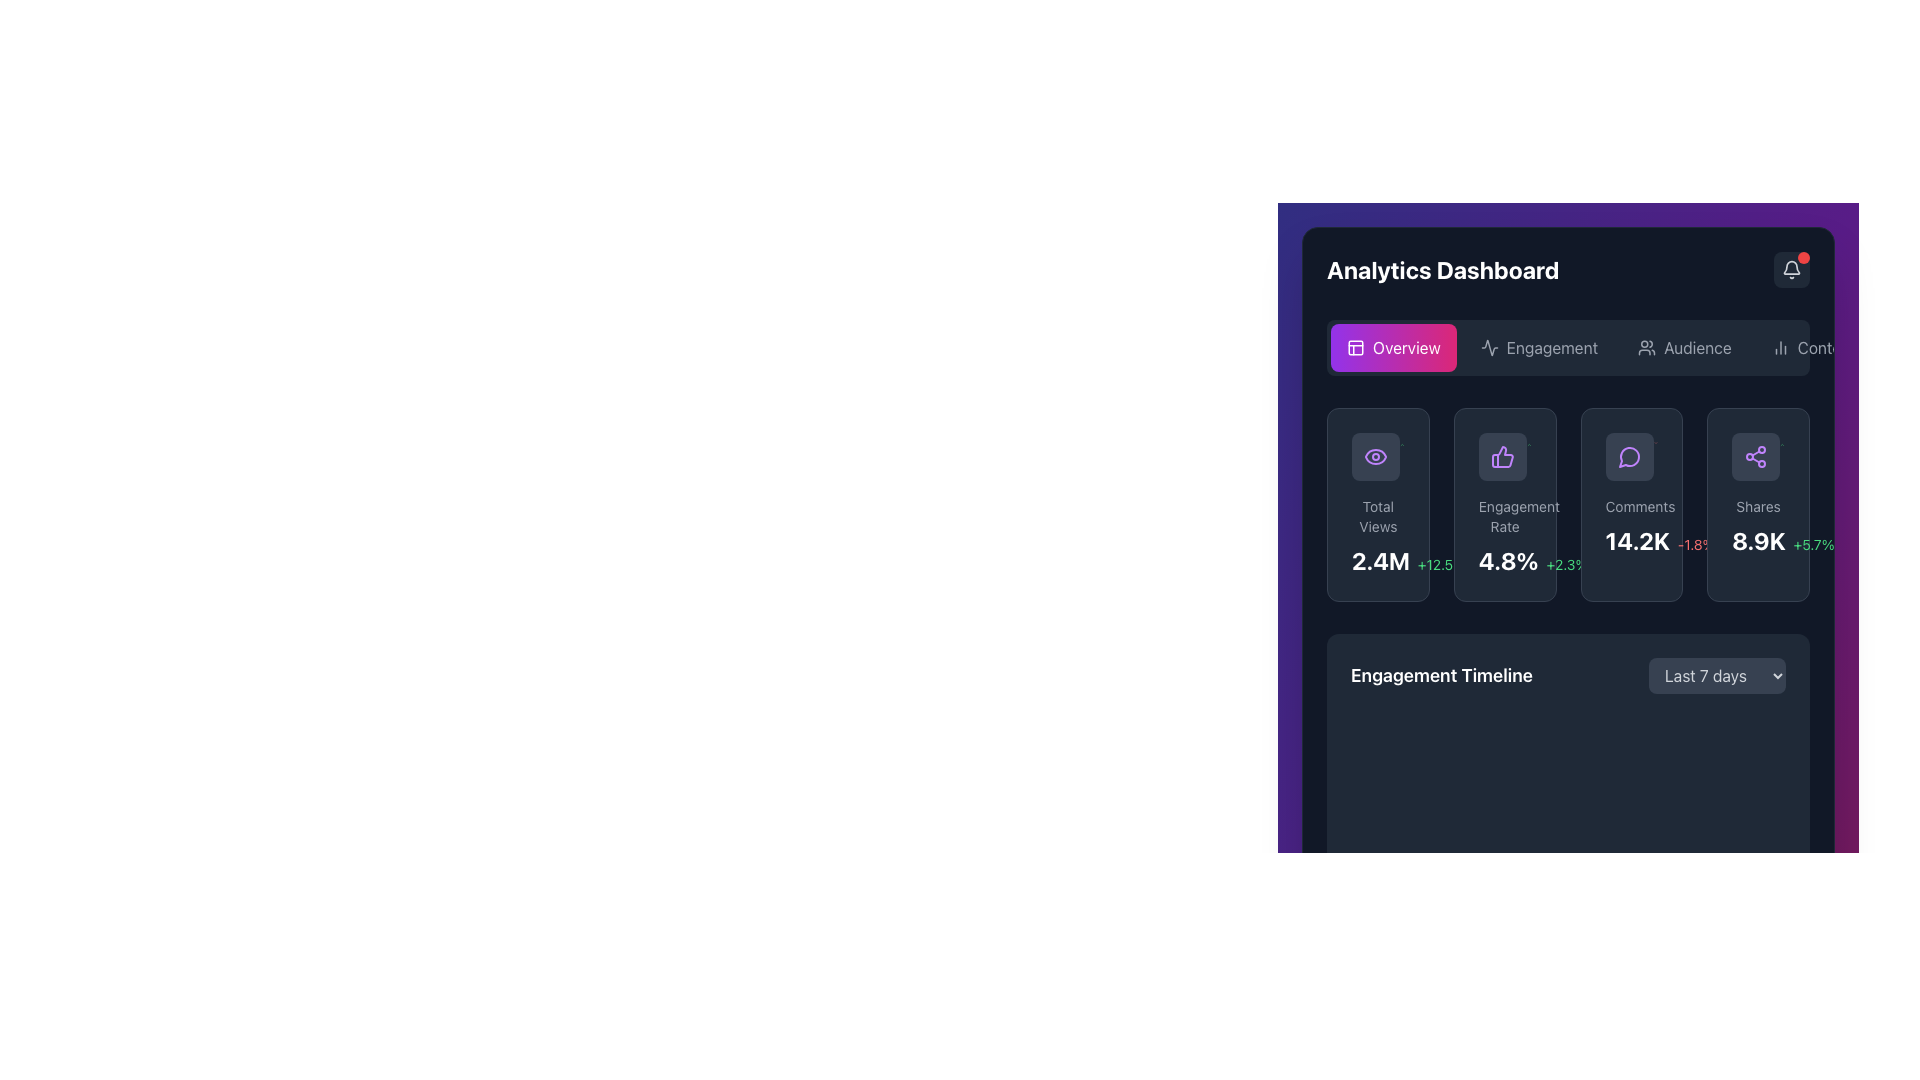  I want to click on the notification icon located in the top-right corner of the header section to trigger the tooltip, if available, so click(1791, 270).